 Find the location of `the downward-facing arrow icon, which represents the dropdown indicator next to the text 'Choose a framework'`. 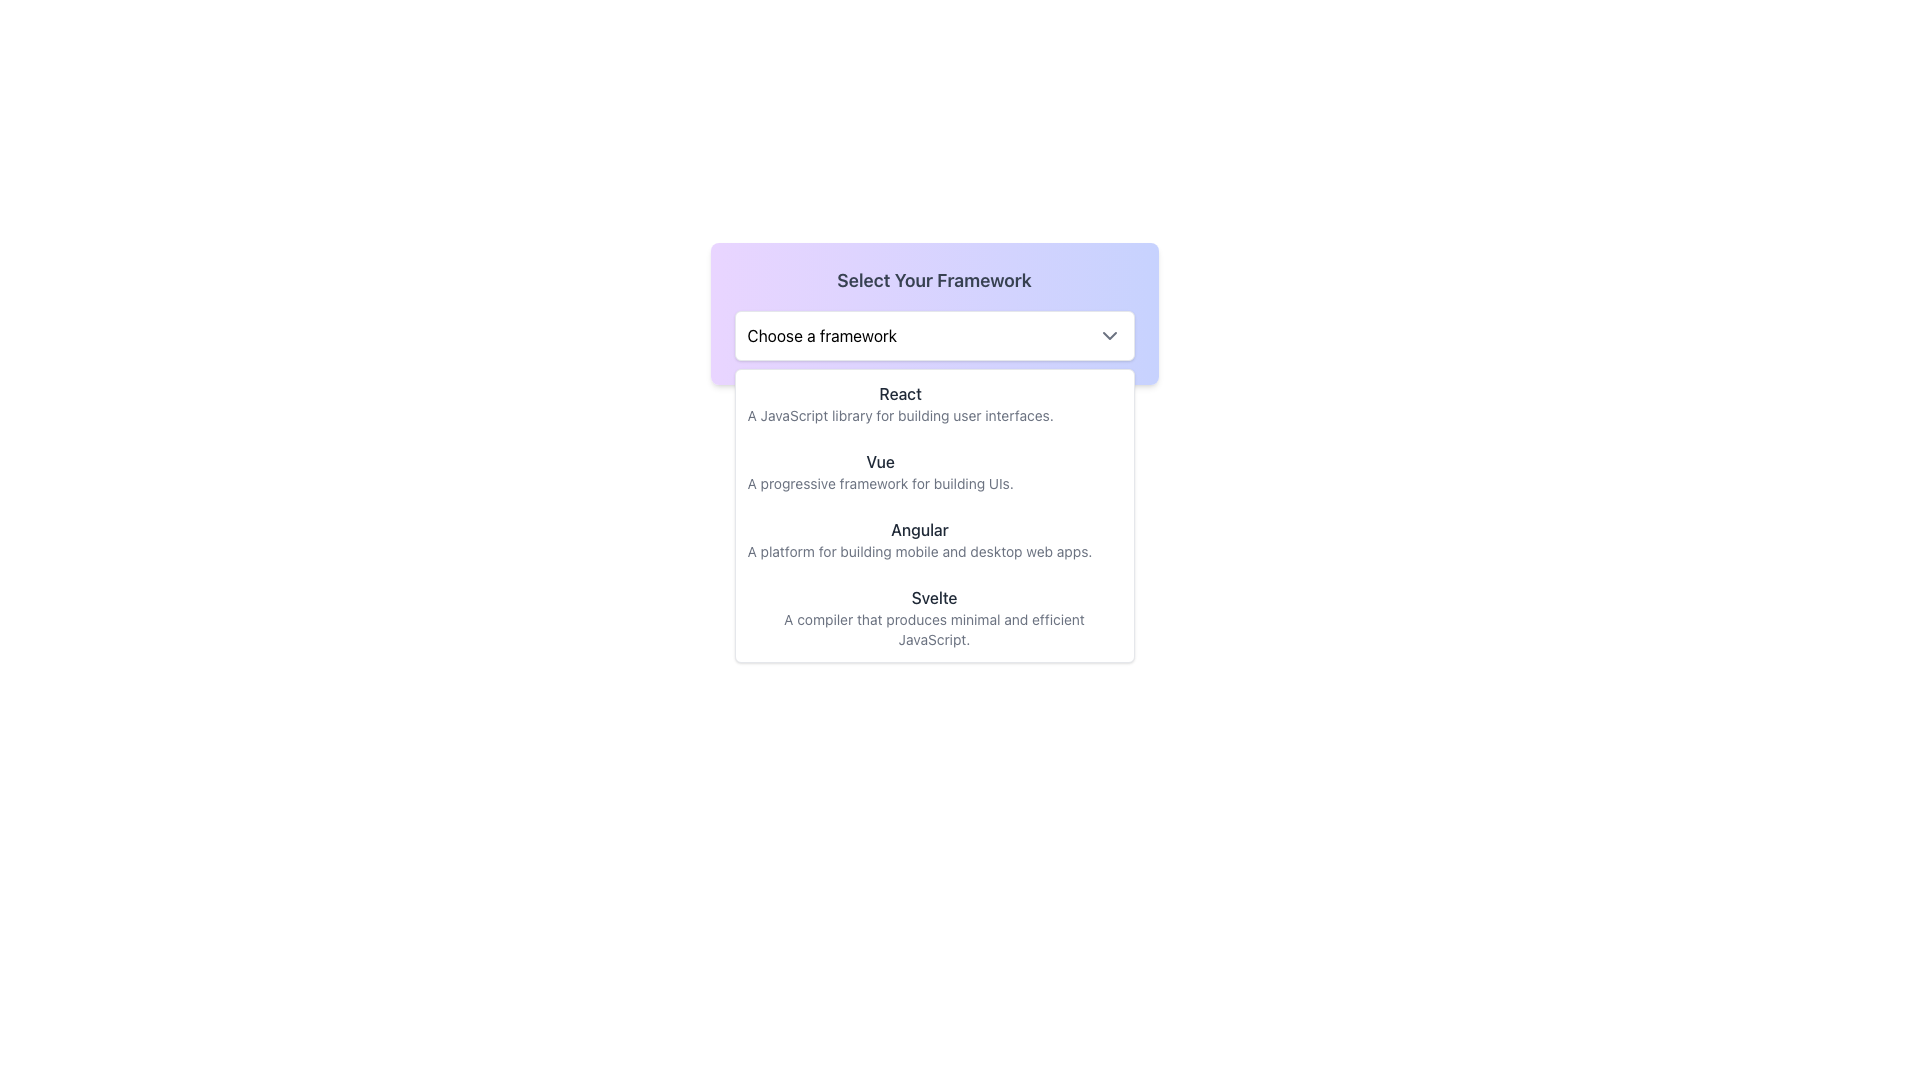

the downward-facing arrow icon, which represents the dropdown indicator next to the text 'Choose a framework' is located at coordinates (1108, 334).